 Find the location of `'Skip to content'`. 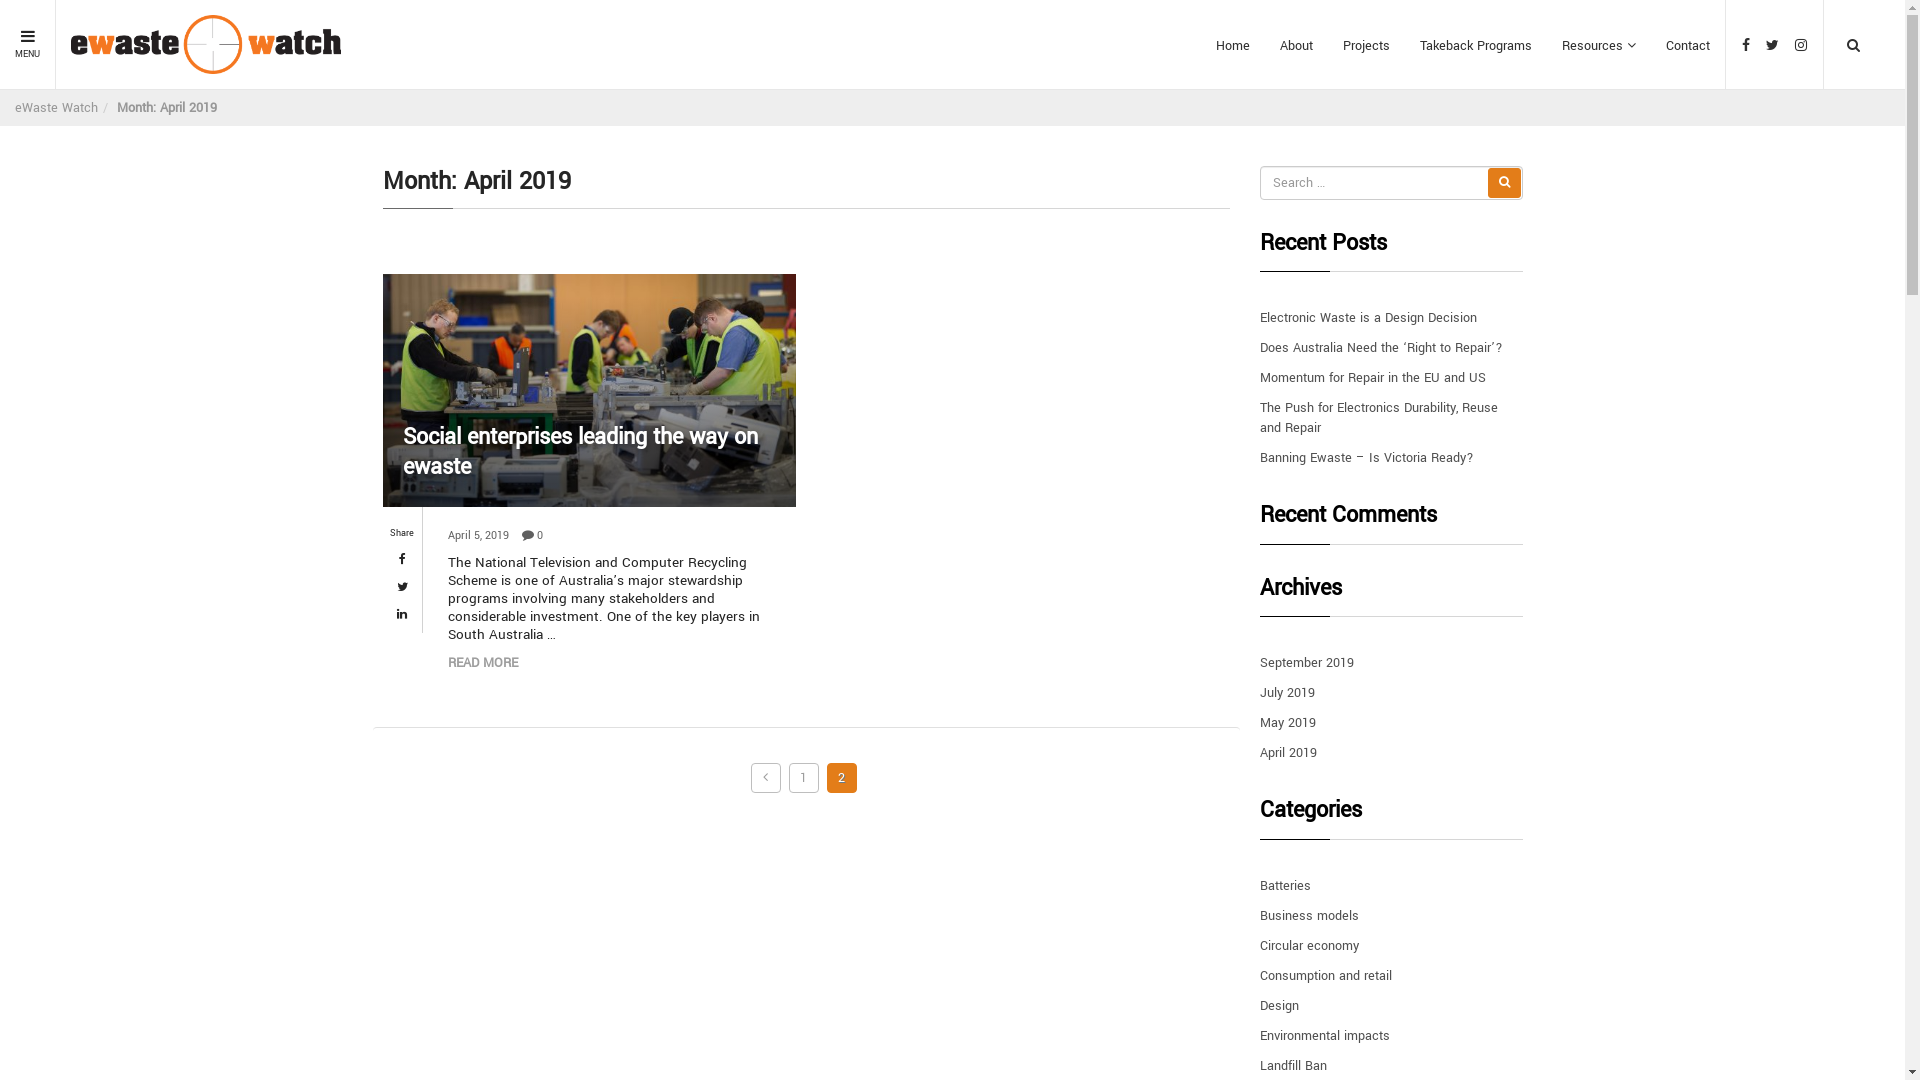

'Skip to content' is located at coordinates (0, 0).